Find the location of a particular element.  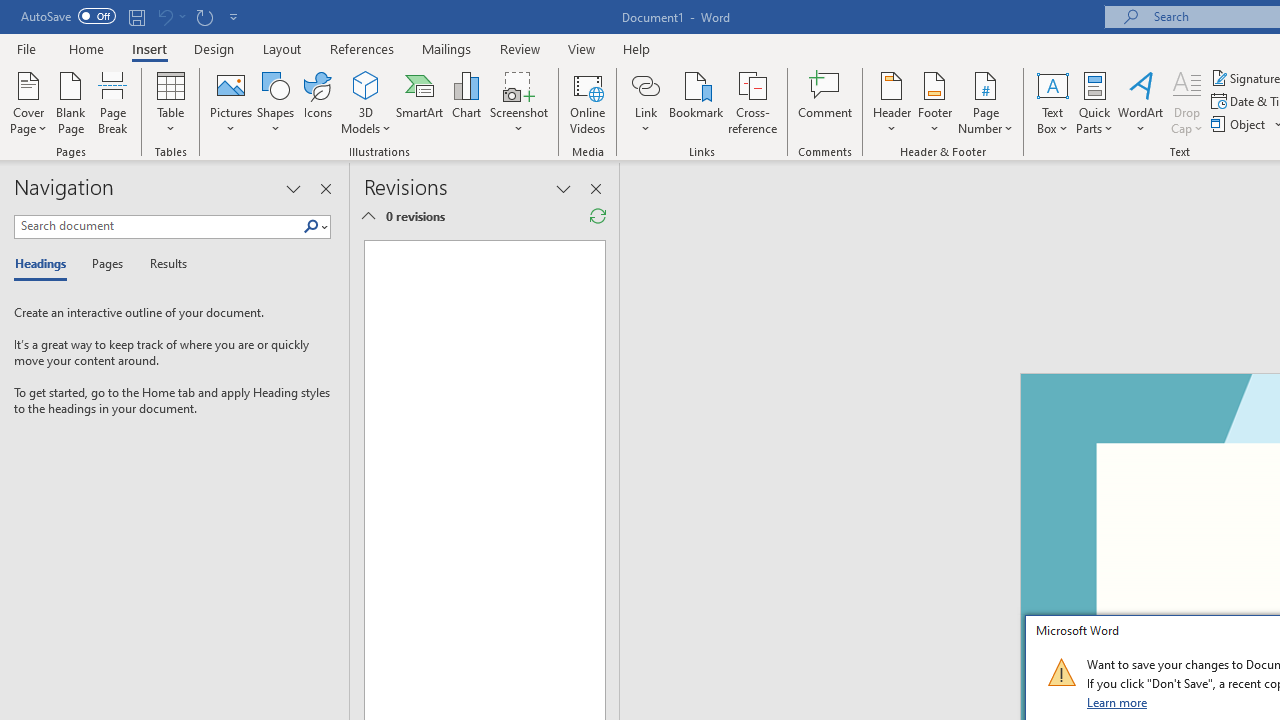

'Can' is located at coordinates (170, 16).